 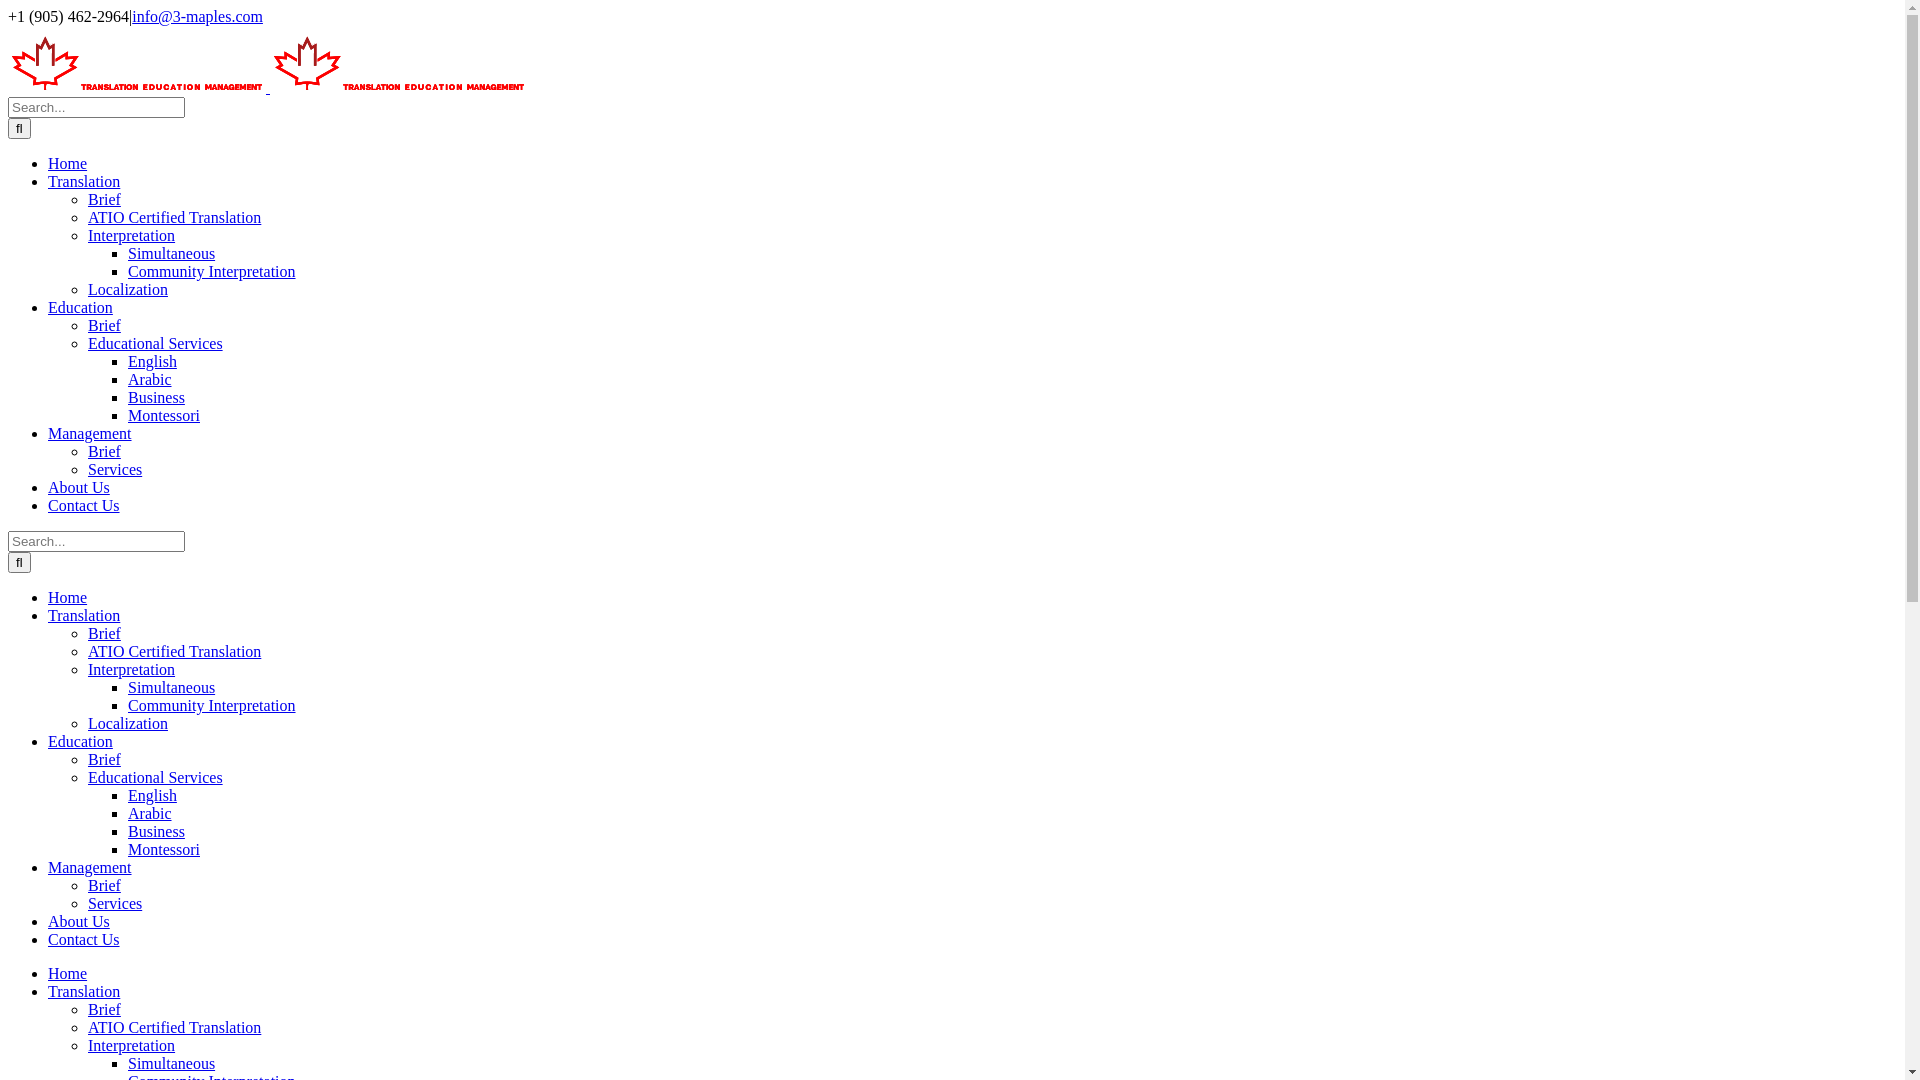 I want to click on 'info@3-maples.com', so click(x=131, y=16).